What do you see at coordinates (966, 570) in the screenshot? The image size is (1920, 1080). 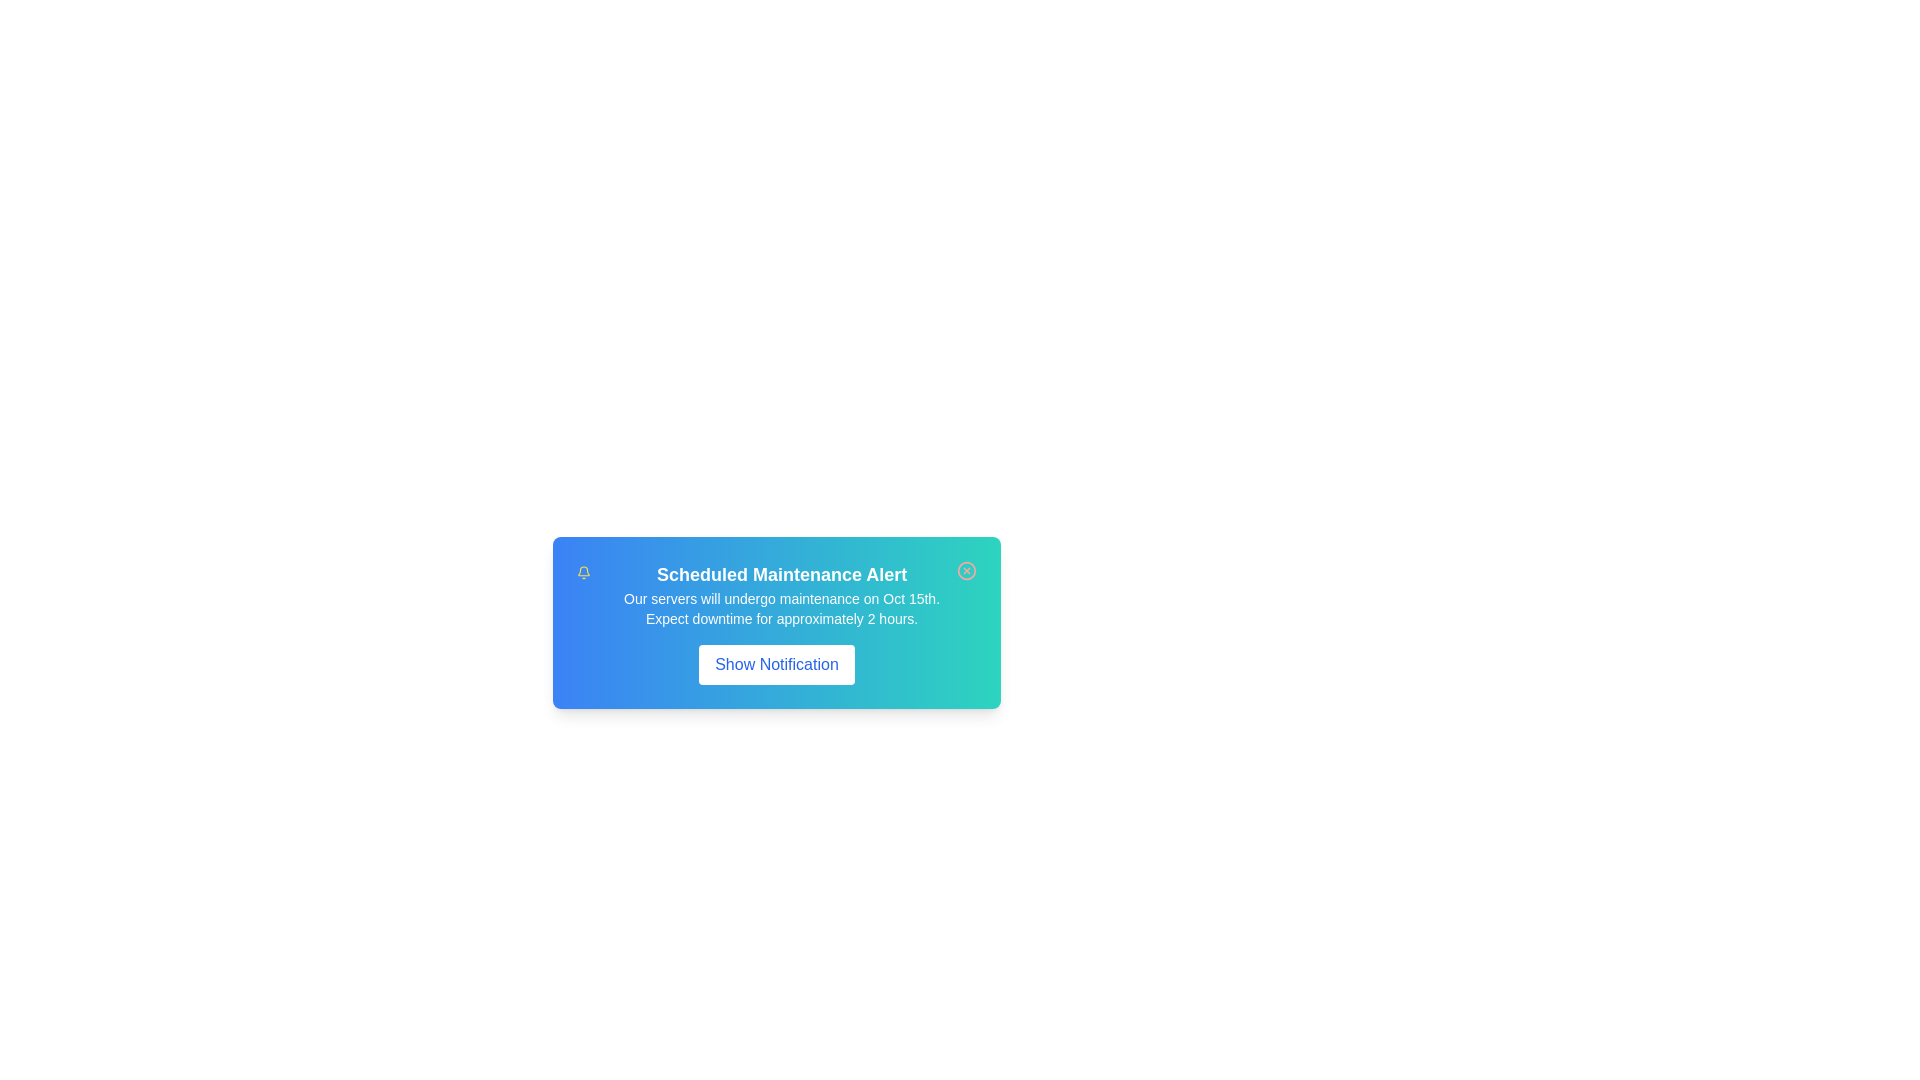 I see `the close button to dismiss the notification` at bounding box center [966, 570].